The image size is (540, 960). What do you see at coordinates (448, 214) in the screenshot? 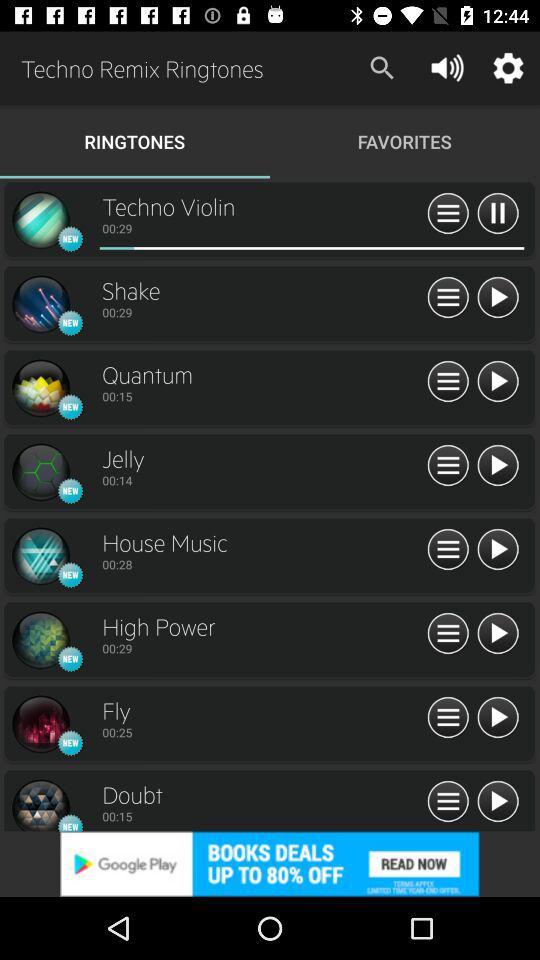
I see `open a playlist option` at bounding box center [448, 214].